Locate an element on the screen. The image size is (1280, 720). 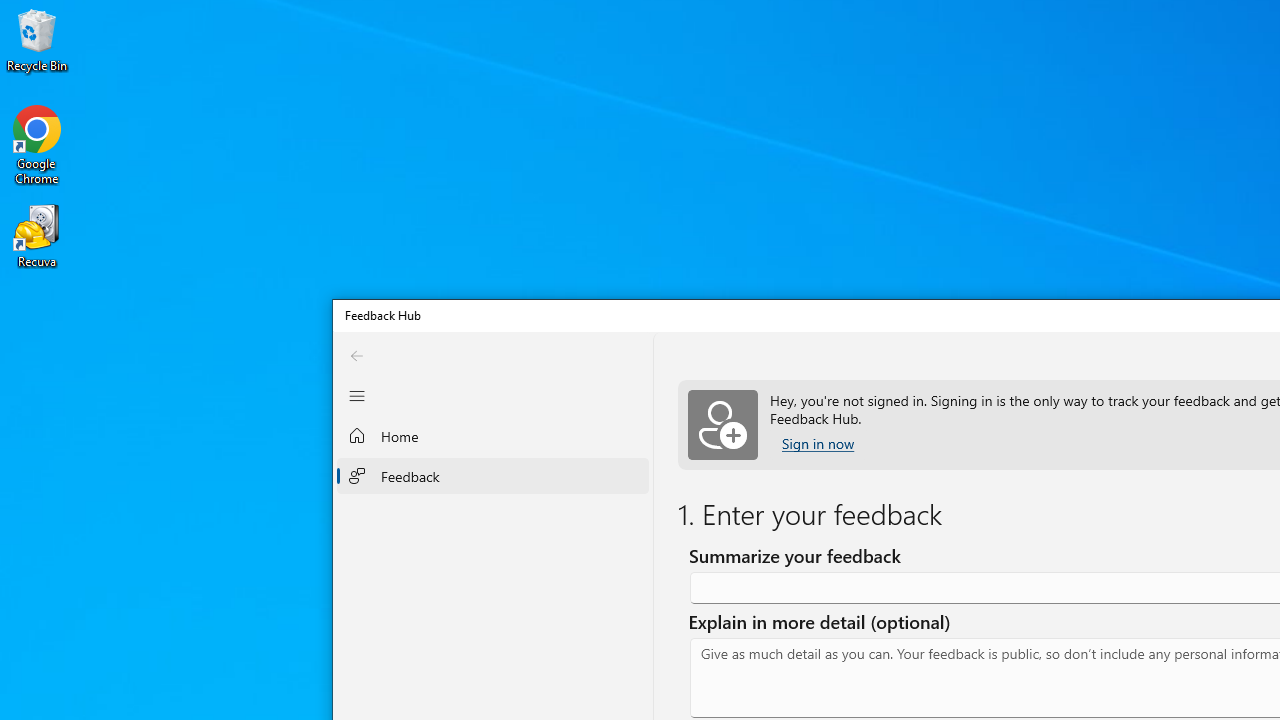
'Close Navigation' is located at coordinates (357, 396).